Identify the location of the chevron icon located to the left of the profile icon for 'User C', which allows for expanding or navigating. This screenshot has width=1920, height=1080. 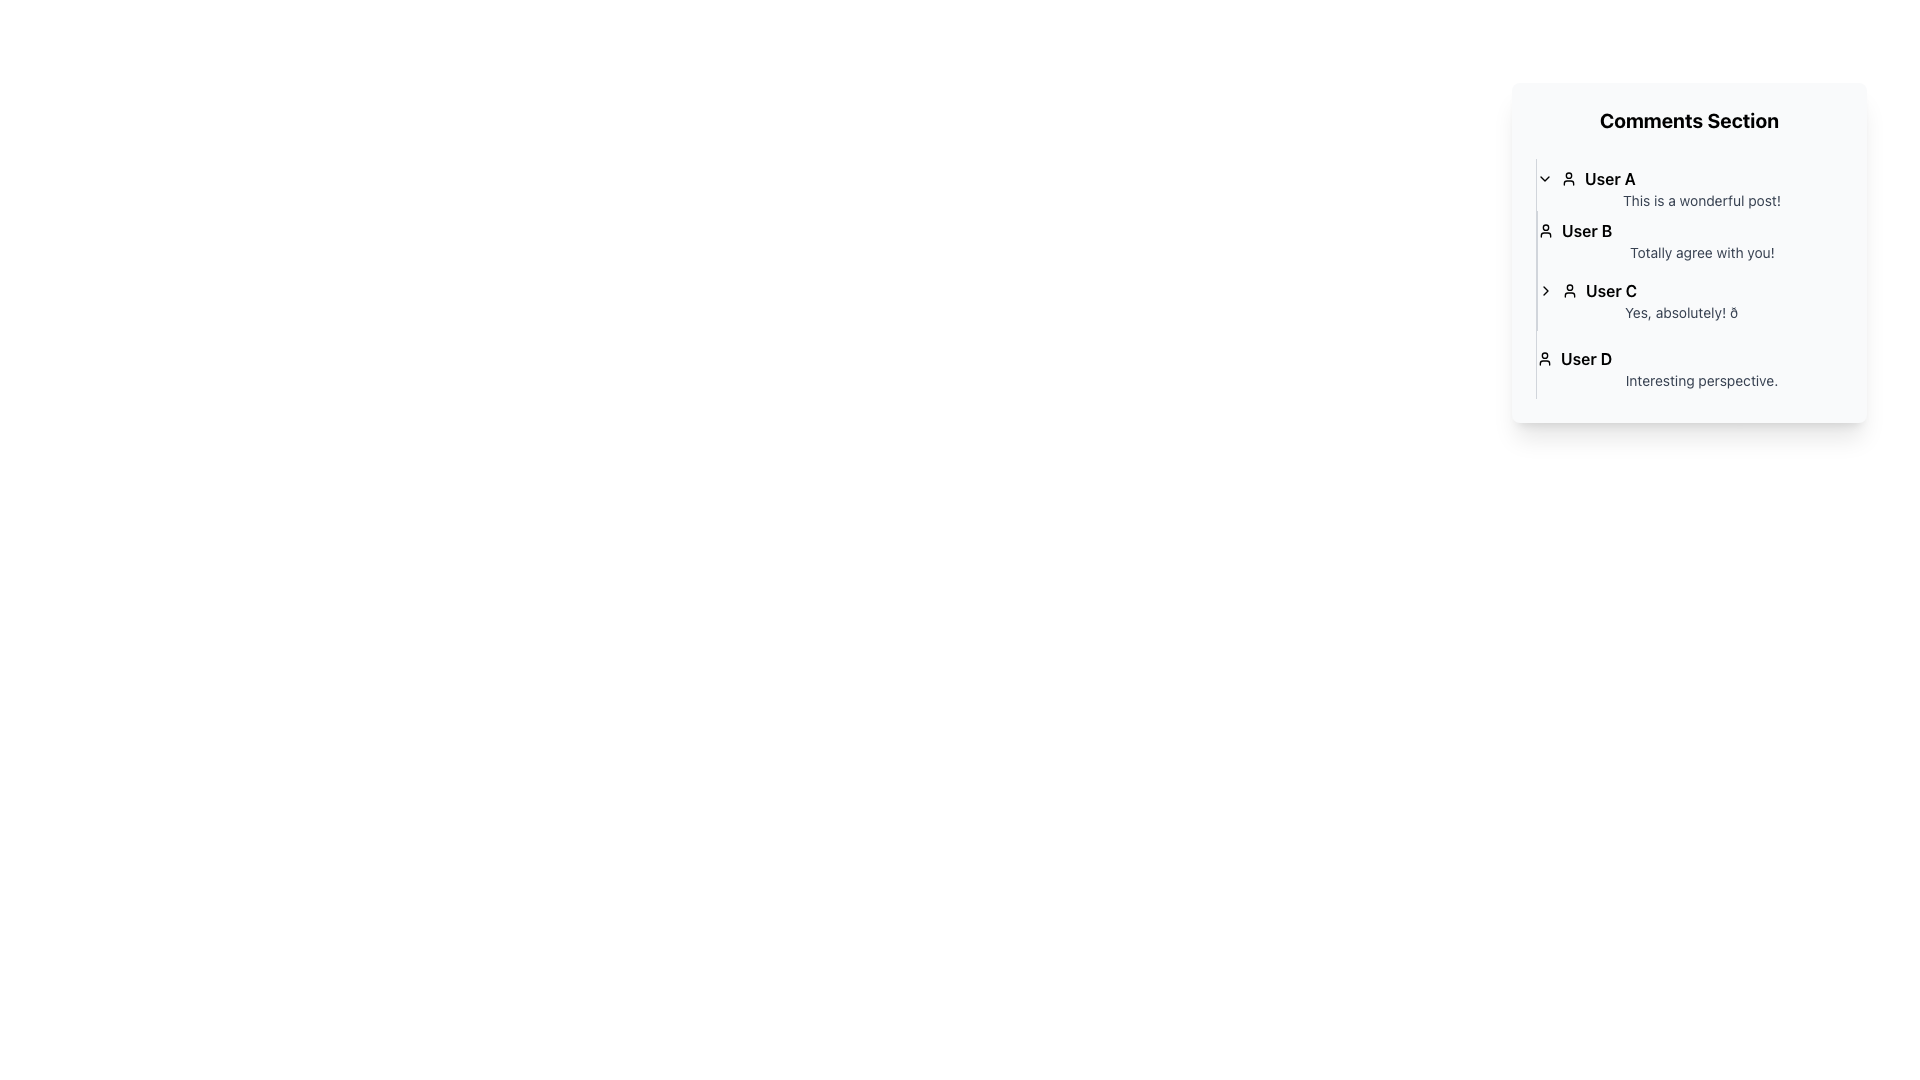
(1544, 290).